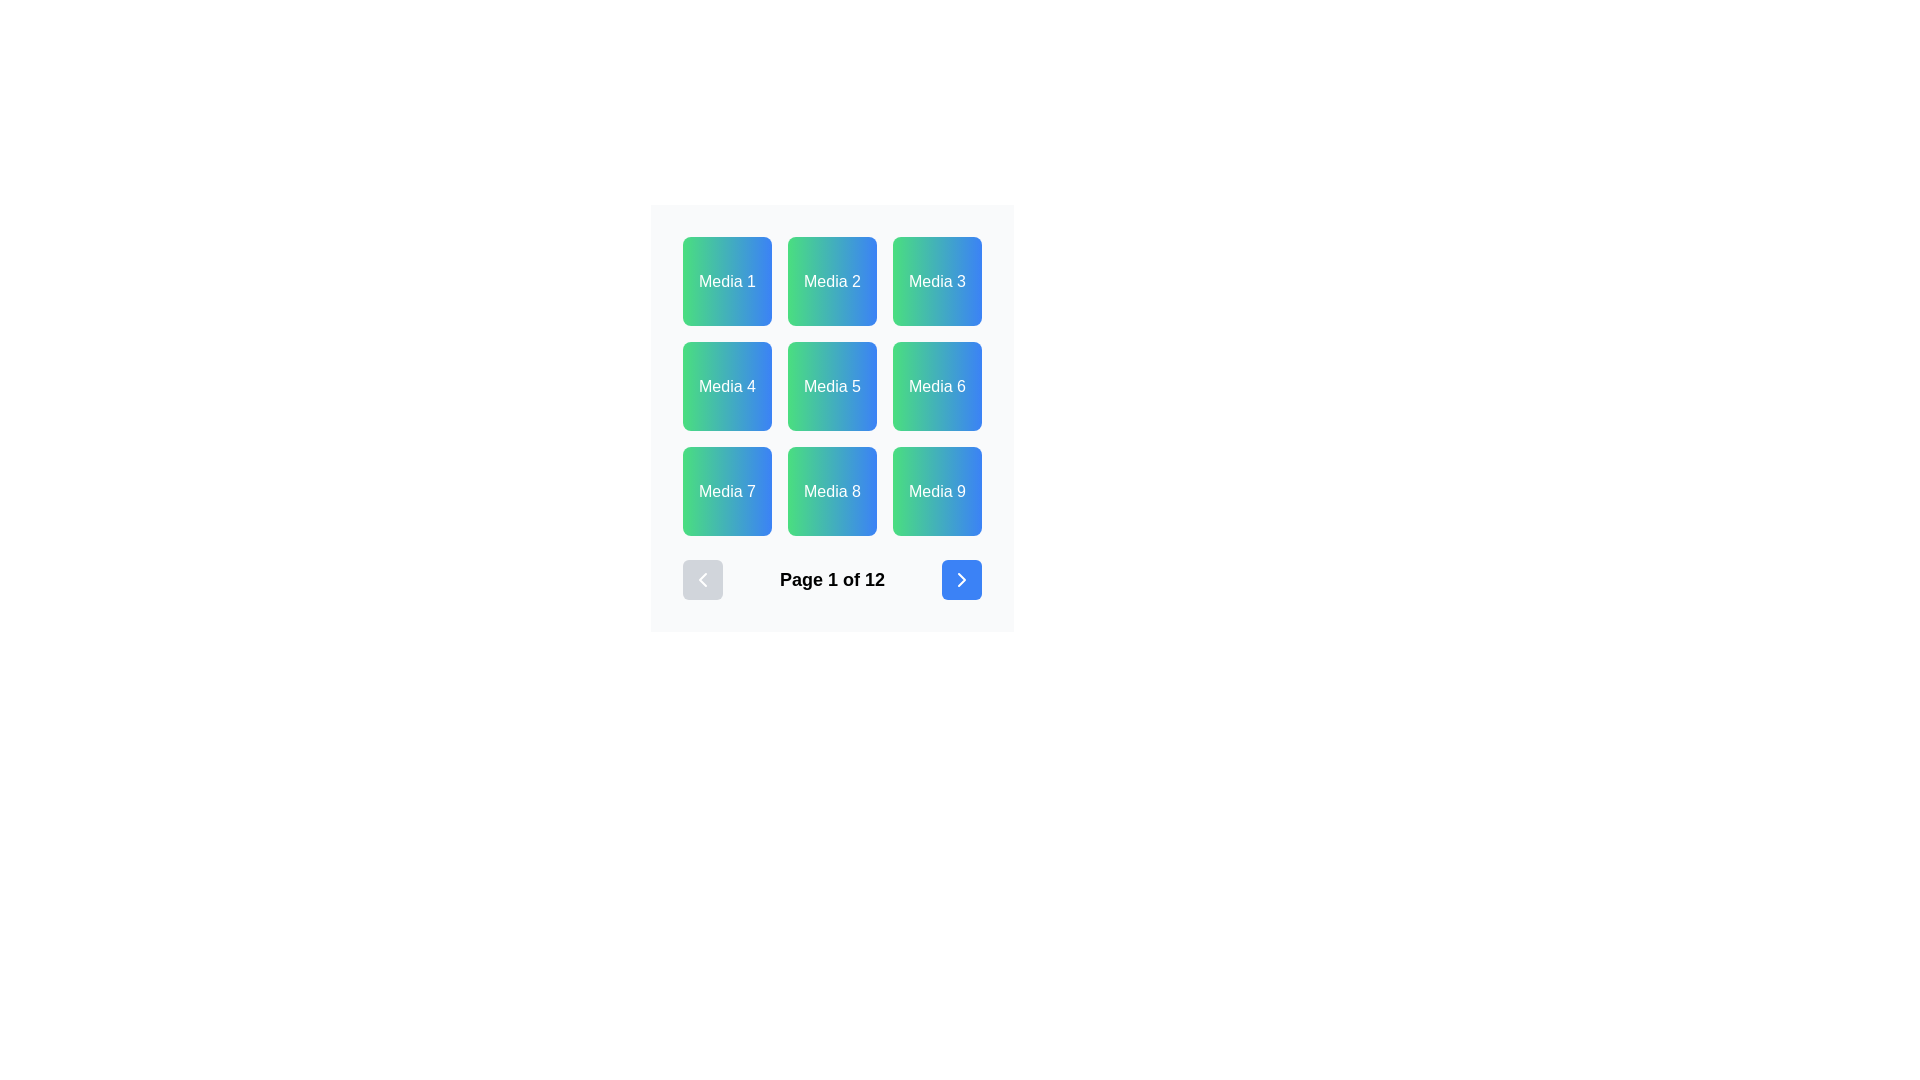 The height and width of the screenshot is (1080, 1920). I want to click on the small square-shaped button with a blue background and a white rightward-pointing chevron icon, located in the bottom-right corner of the navigation toolbar, so click(961, 579).